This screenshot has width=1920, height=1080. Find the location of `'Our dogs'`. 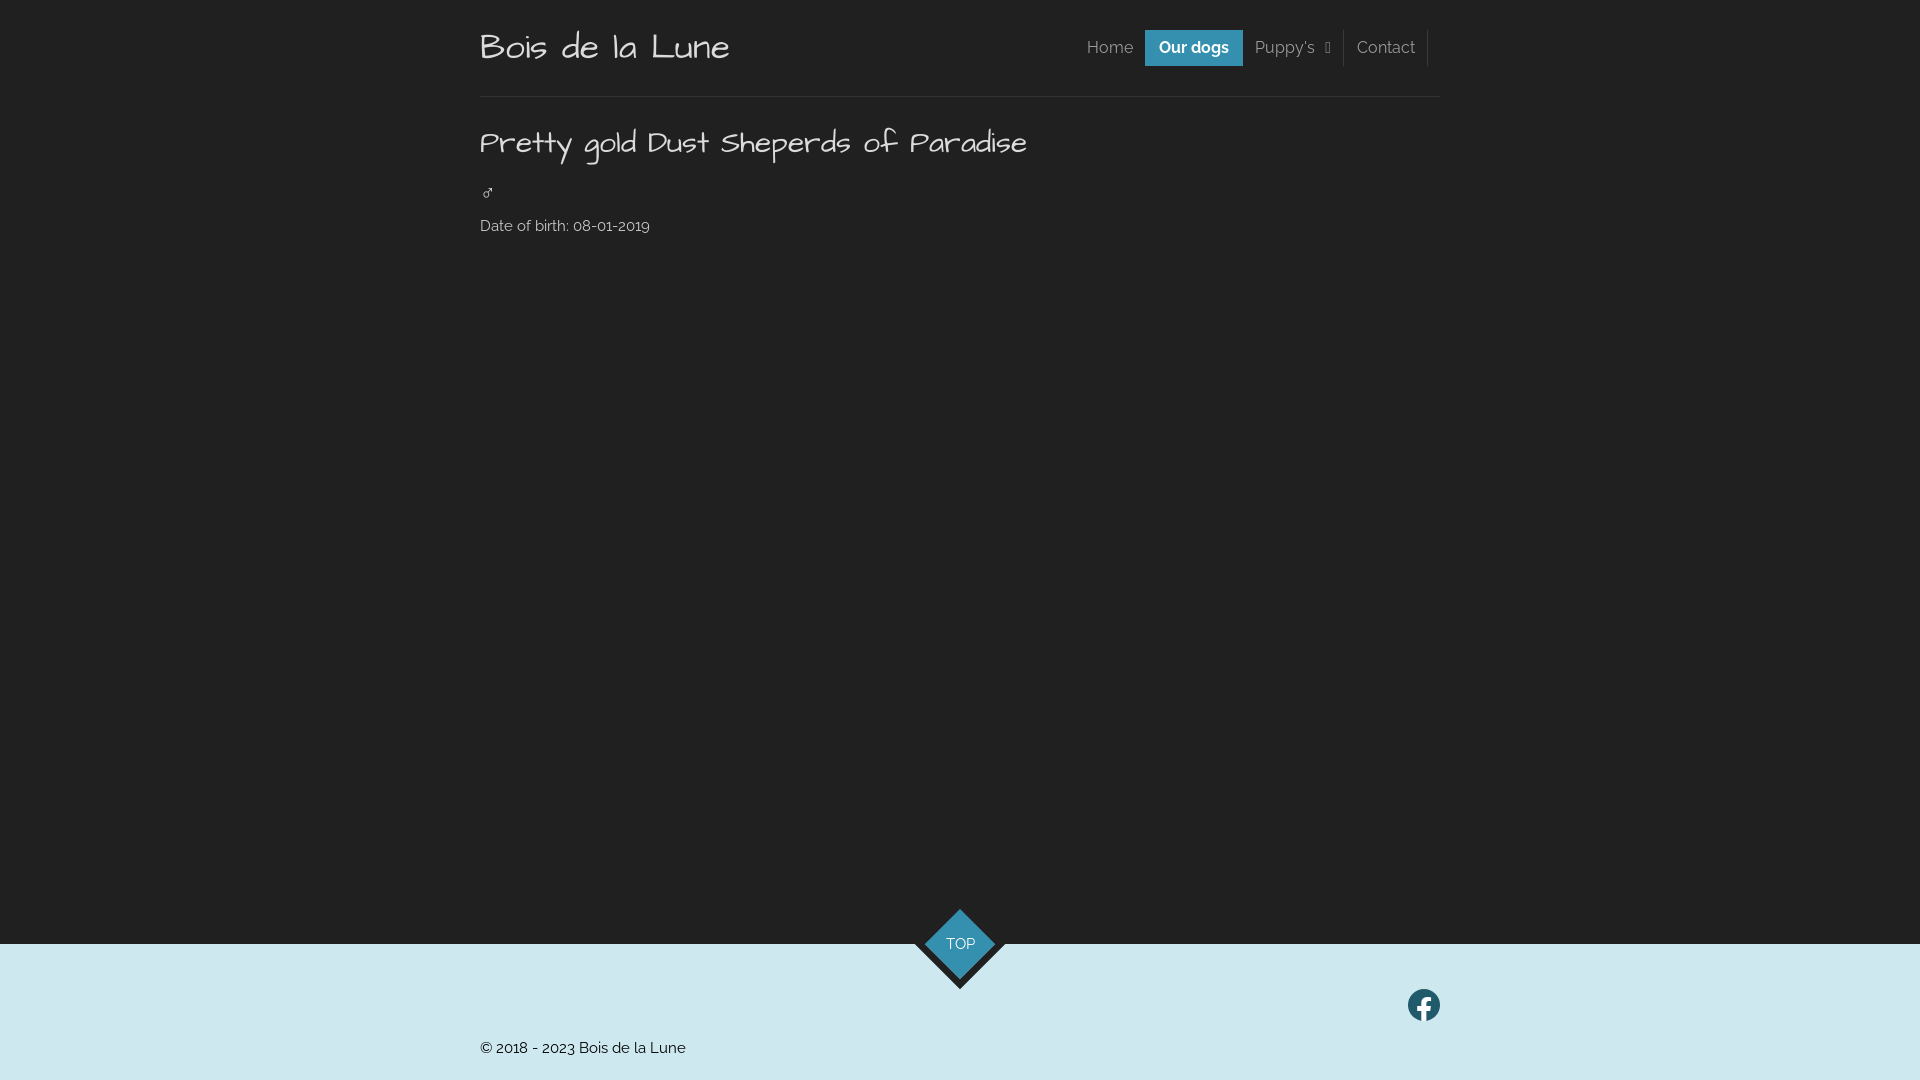

'Our dogs' is located at coordinates (1194, 46).